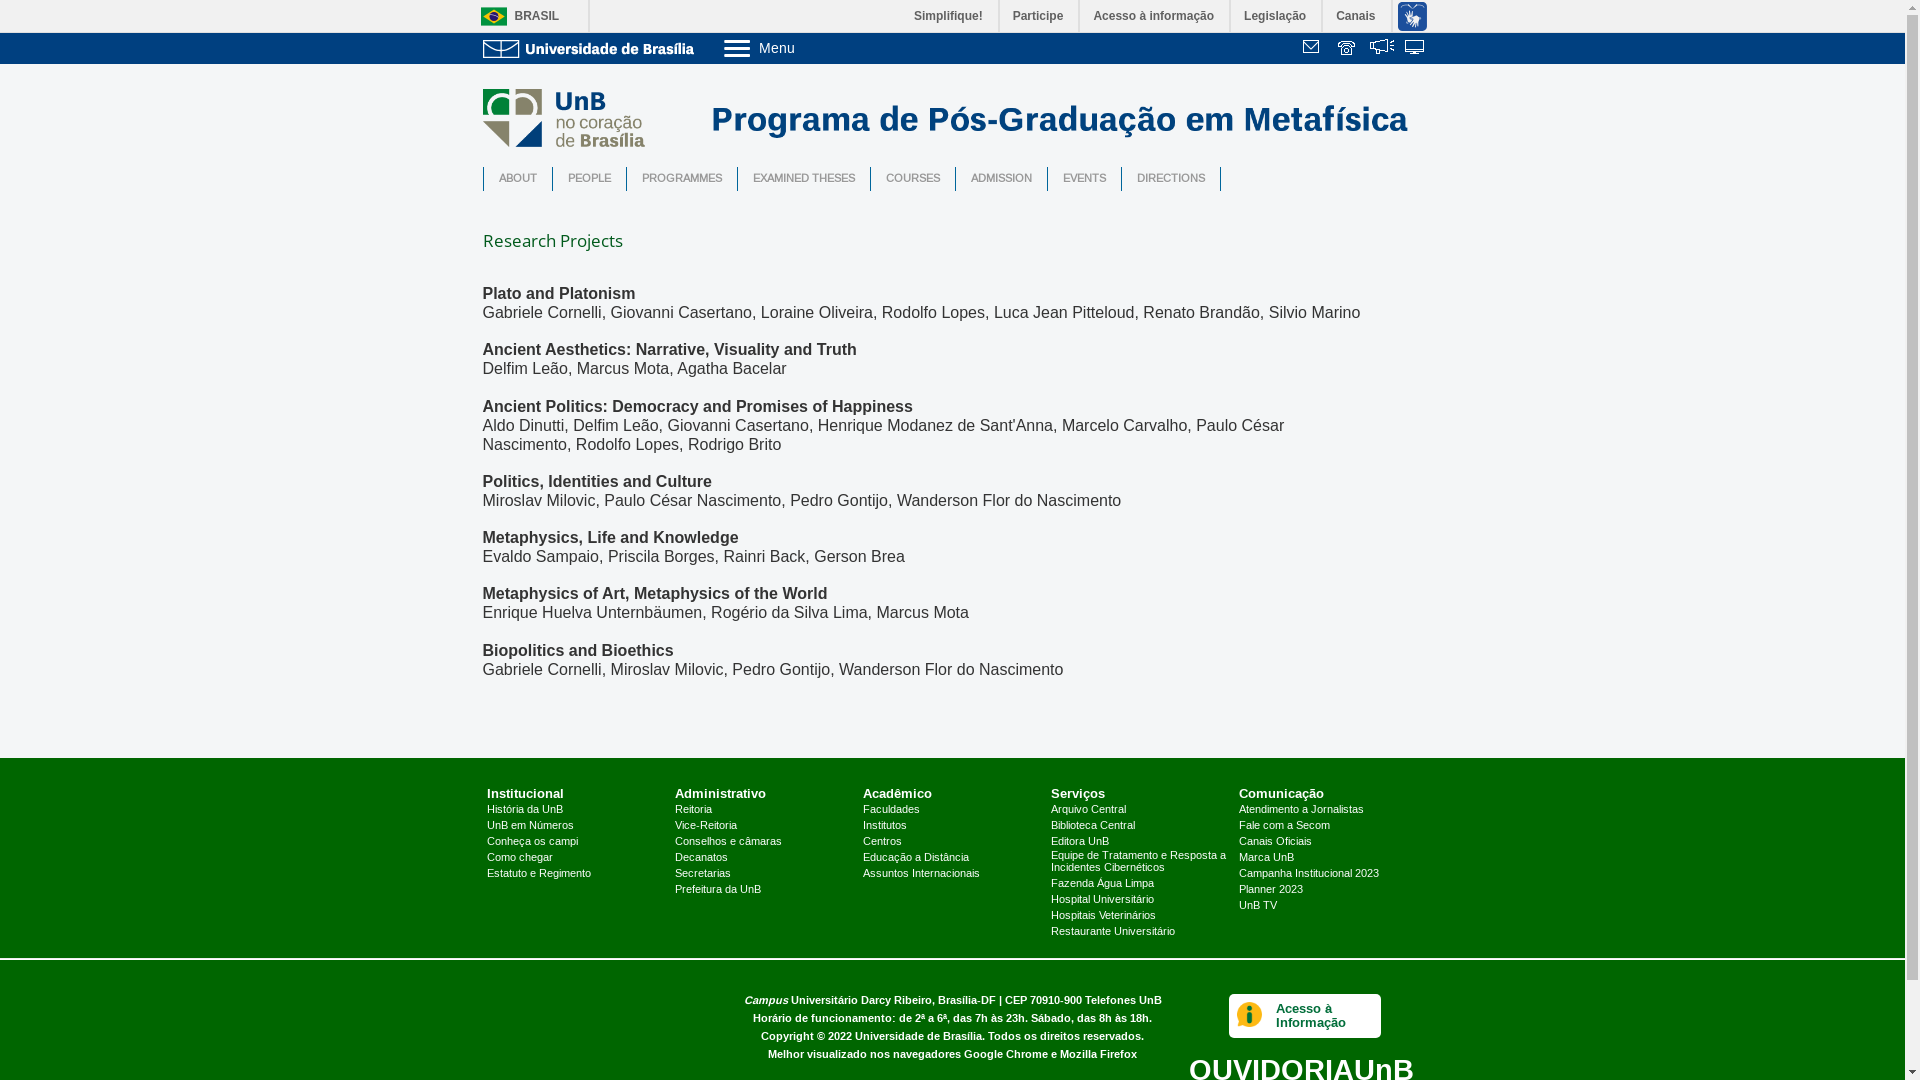 Image resolution: width=1920 pixels, height=1080 pixels. Describe the element at coordinates (920, 873) in the screenshot. I see `'Assuntos Internacionais'` at that location.